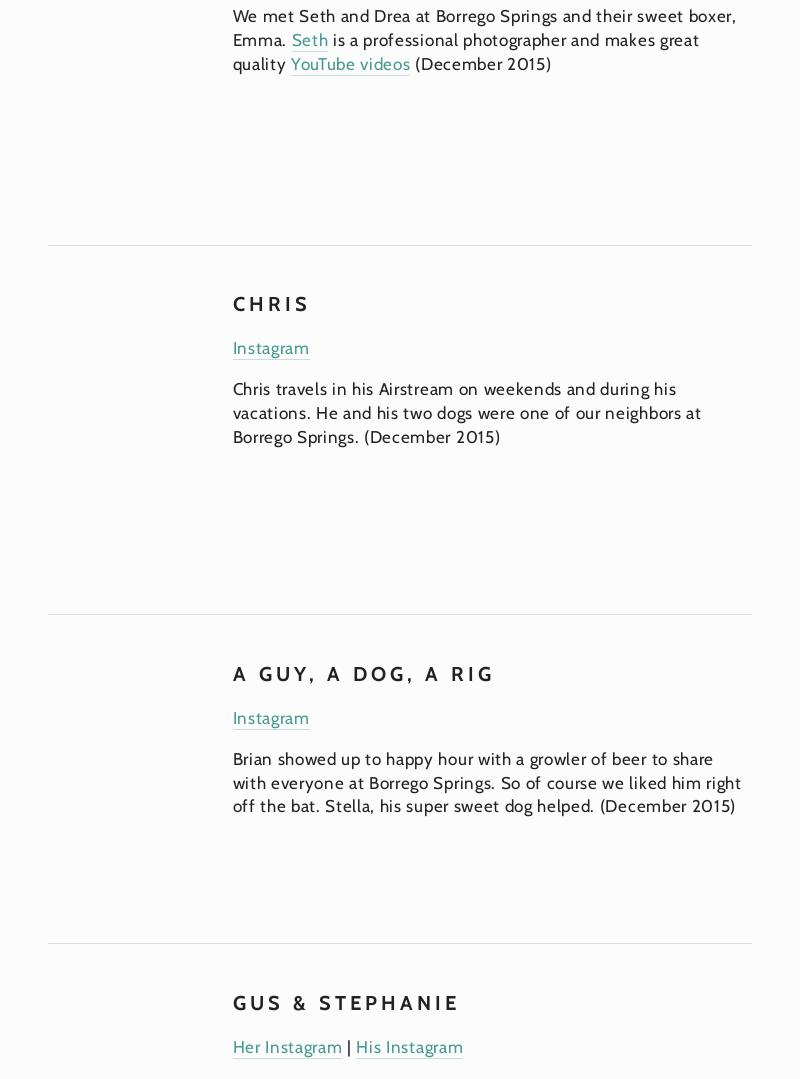  Describe the element at coordinates (231, 781) in the screenshot. I see `'Brian showed up to happy hour with a growler of beer to share with everyone at Borrego Springs. So of course we liked him right off the bat. Stella, his super sweet dog helped. (December 2015)'` at that location.